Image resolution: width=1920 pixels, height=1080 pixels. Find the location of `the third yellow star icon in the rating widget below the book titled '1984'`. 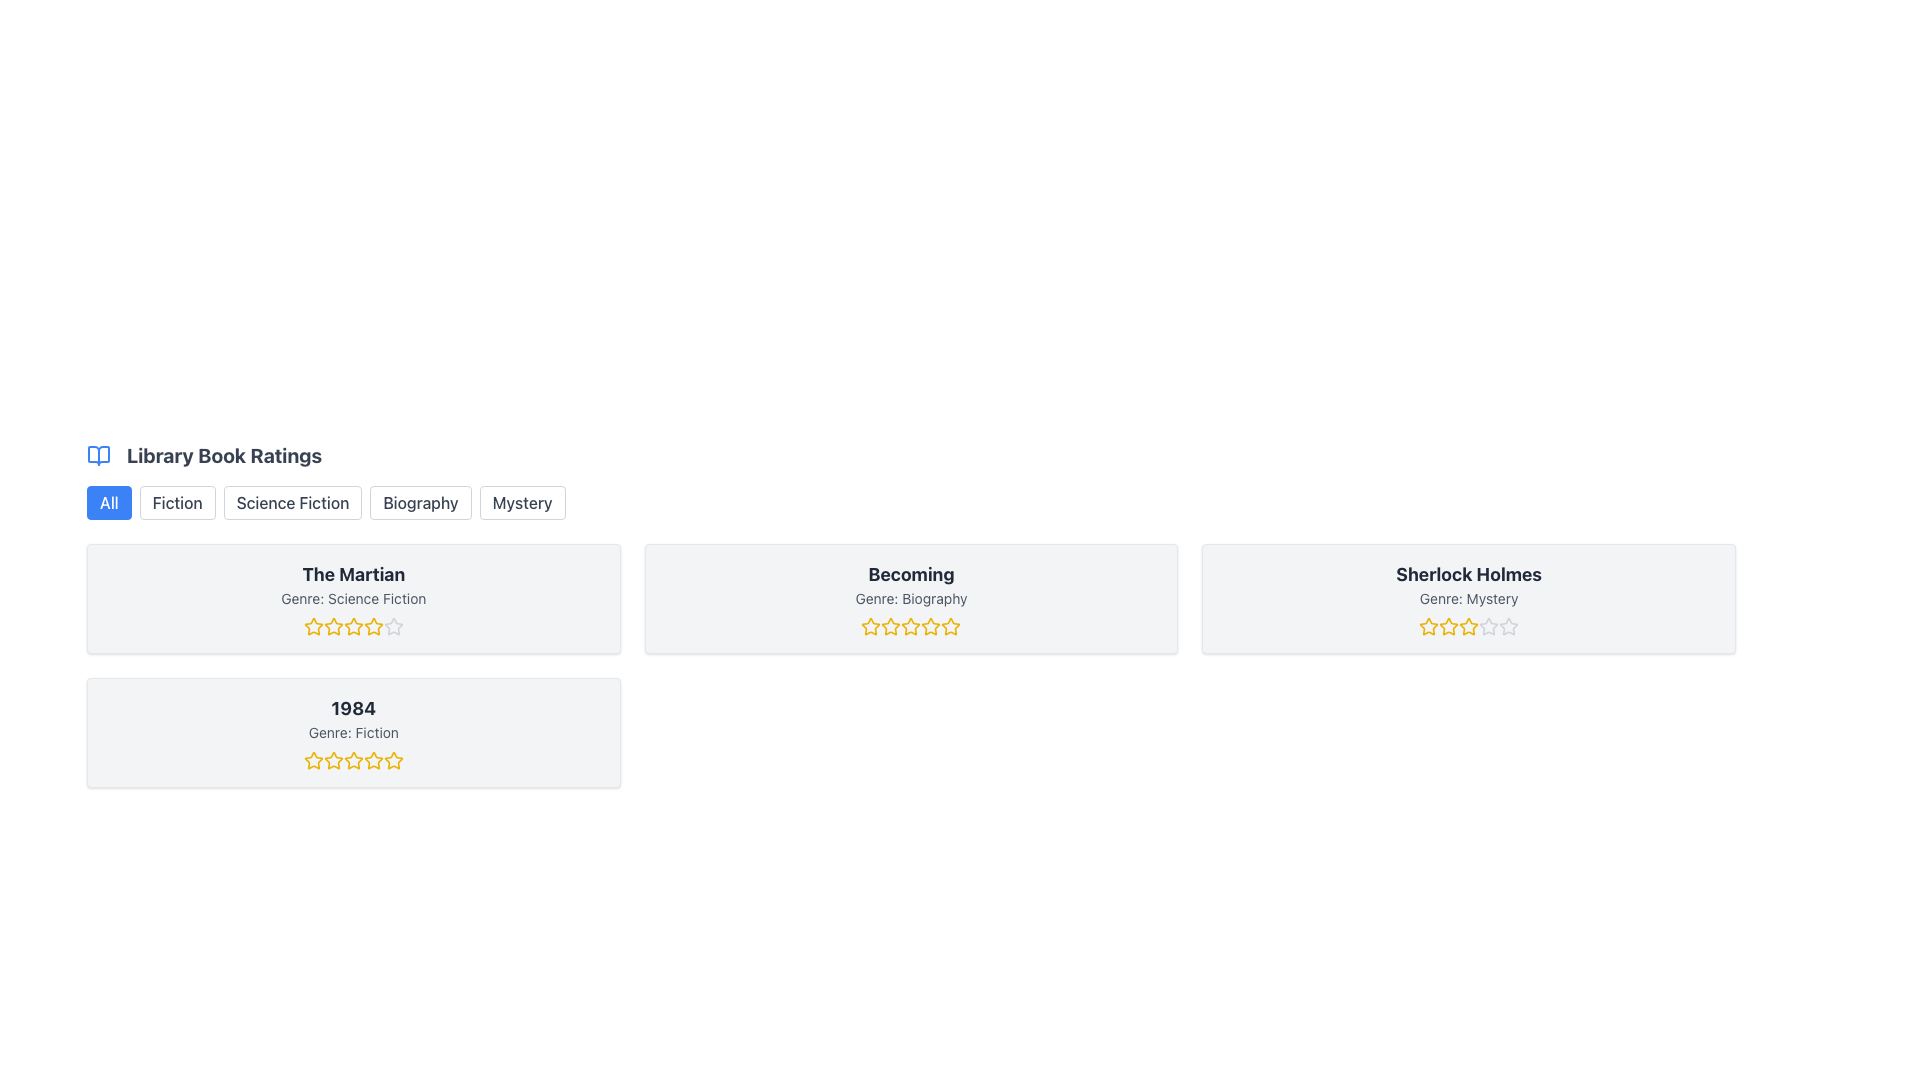

the third yellow star icon in the rating widget below the book titled '1984' is located at coordinates (353, 760).